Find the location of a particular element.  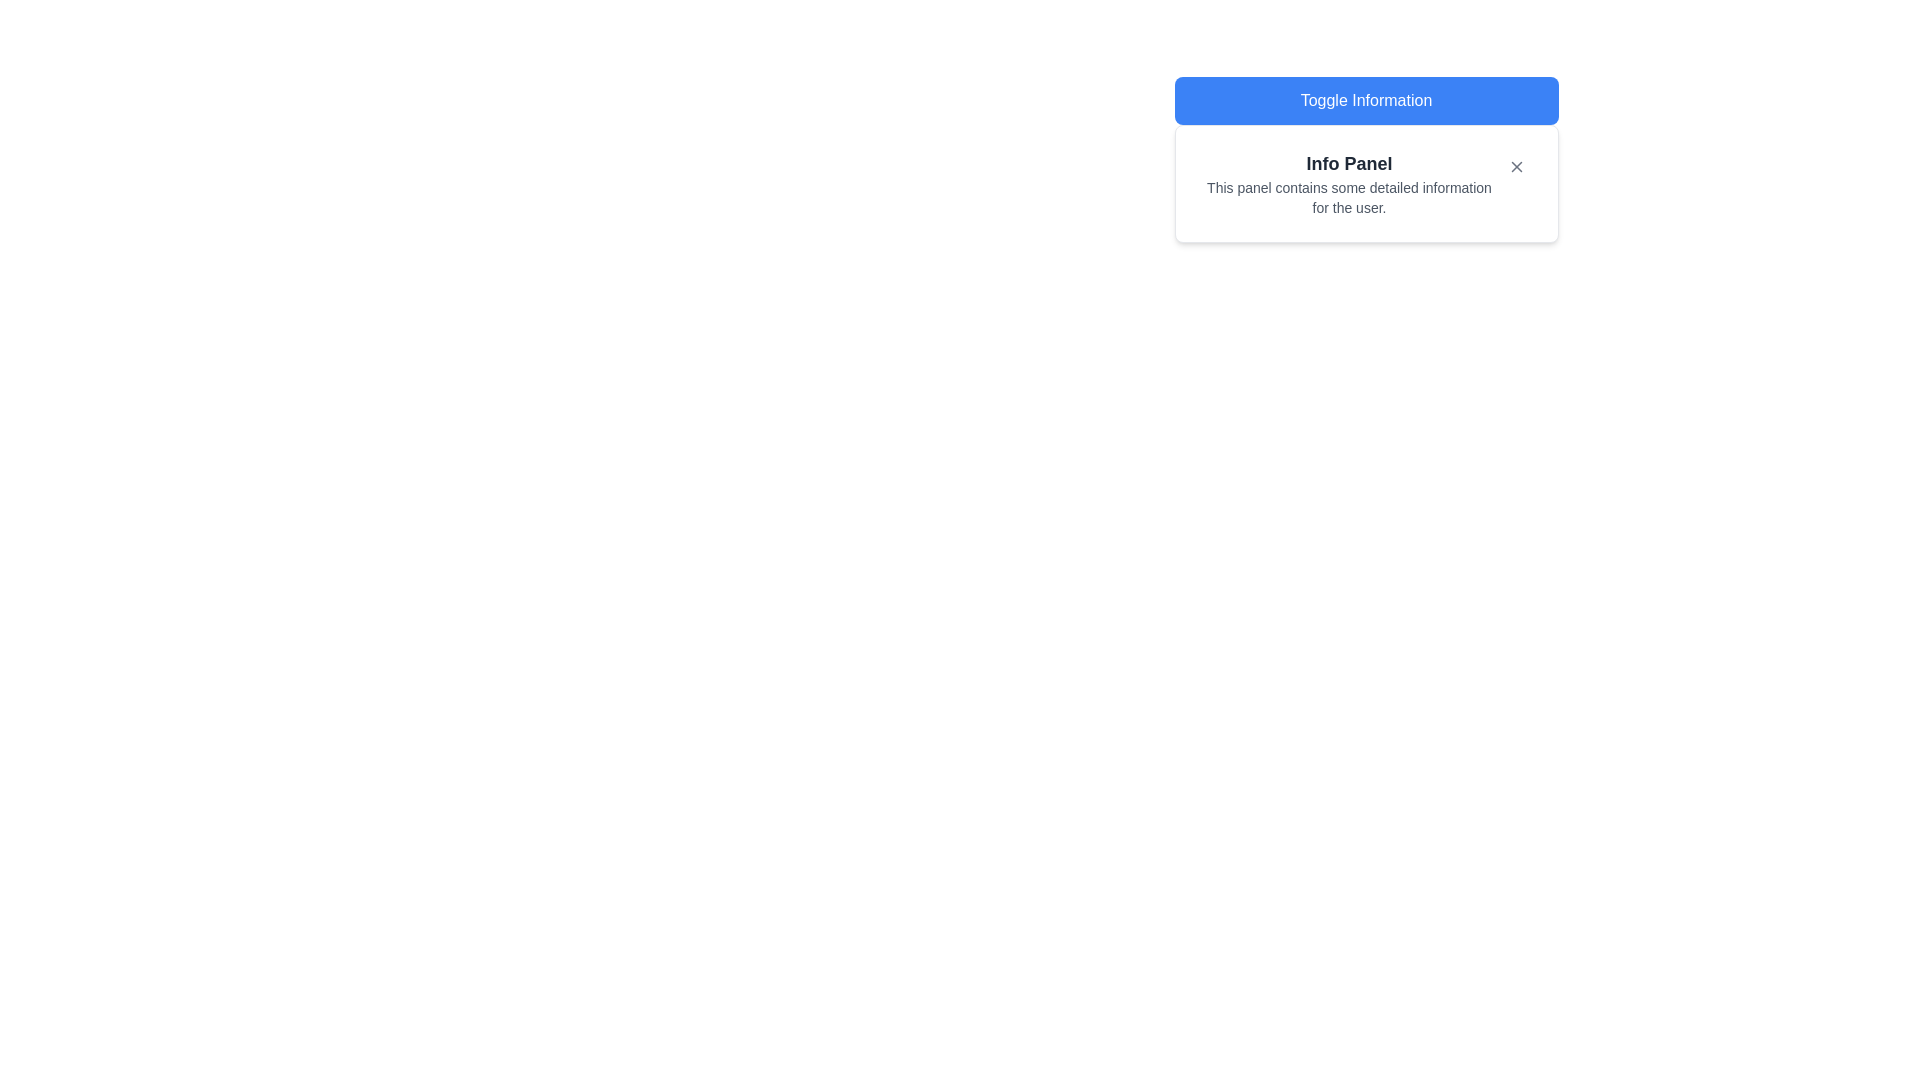

the 'Toggle Information' button with white text on a blue background to change its background color is located at coordinates (1365, 100).